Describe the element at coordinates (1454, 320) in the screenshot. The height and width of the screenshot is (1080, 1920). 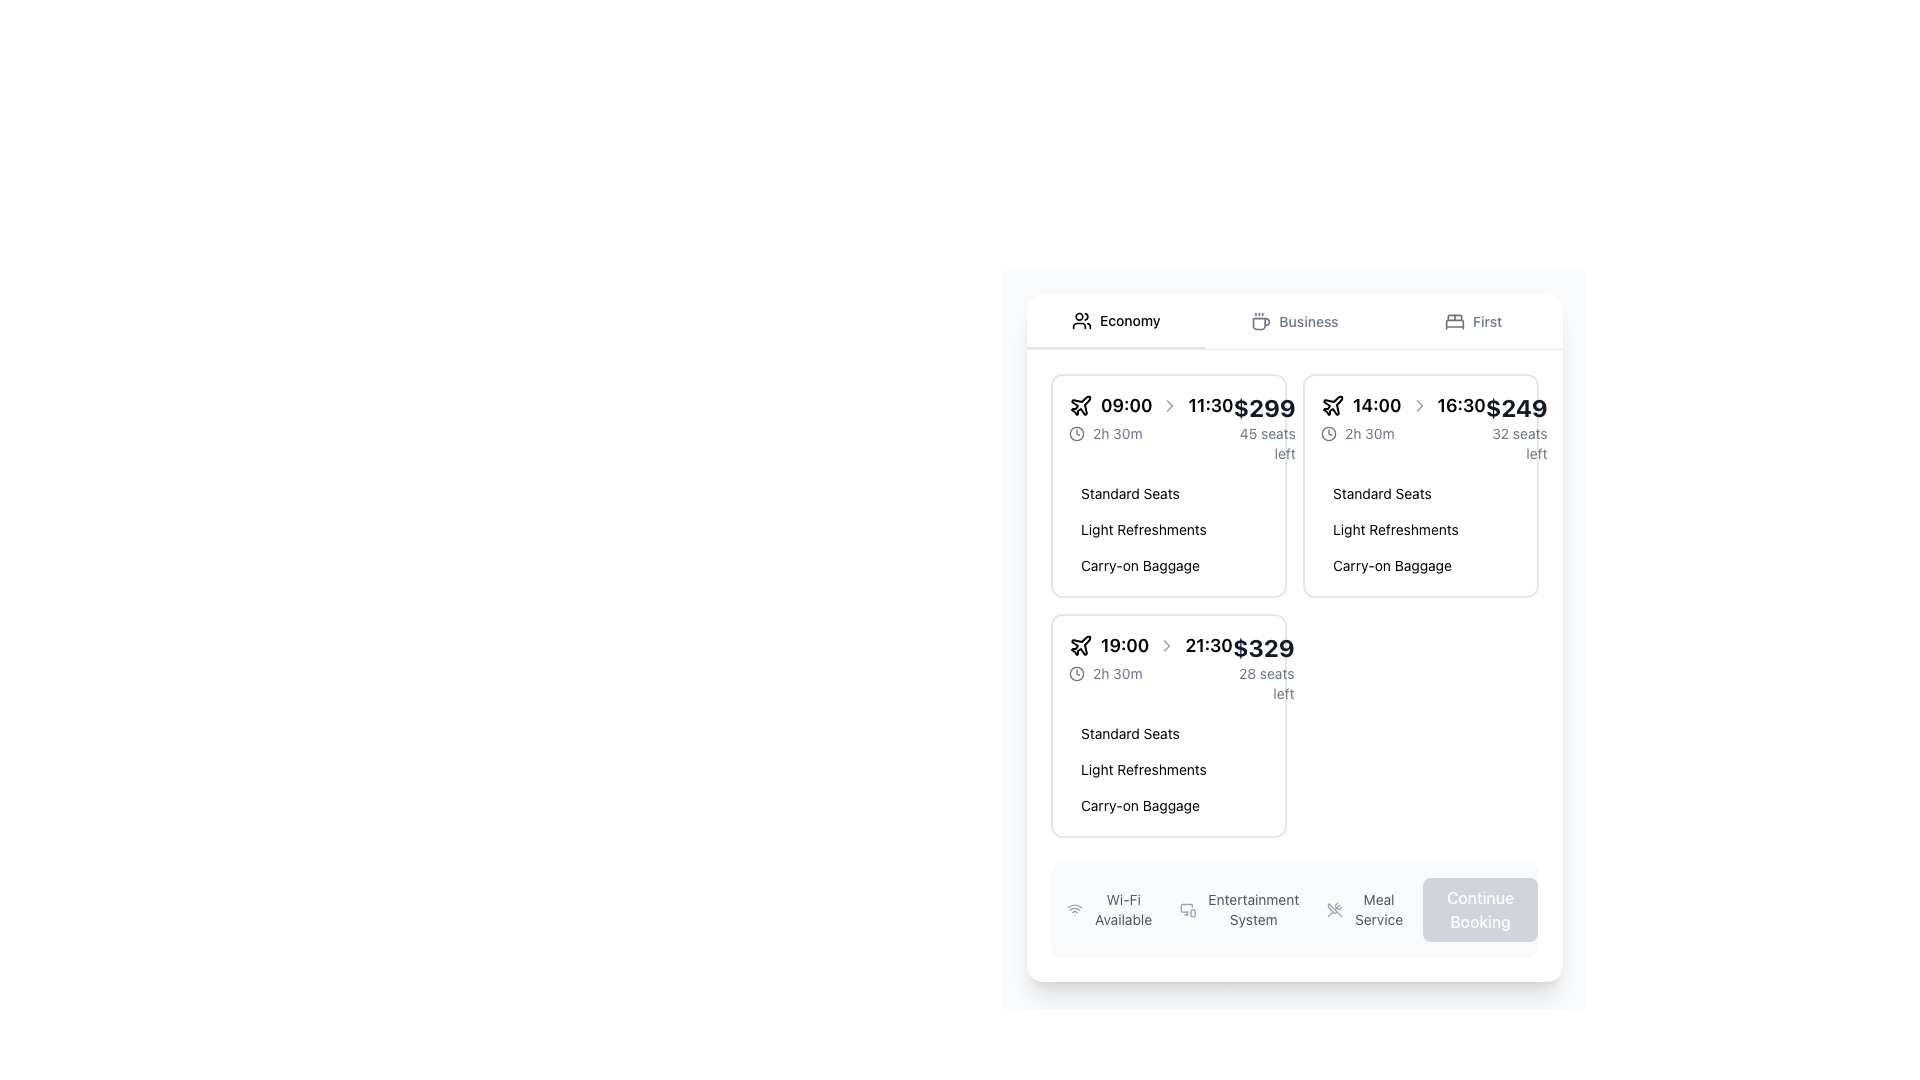
I see `the 'First' option icon located in the horizontal navigation bar at the top of the ticket options section, positioned to the left of the text 'first'` at that location.